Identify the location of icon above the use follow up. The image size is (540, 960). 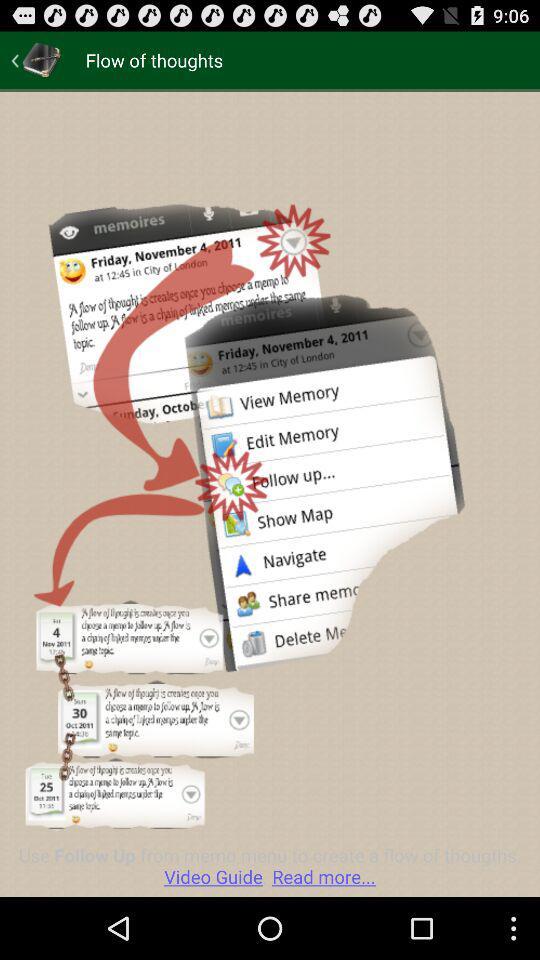
(36, 59).